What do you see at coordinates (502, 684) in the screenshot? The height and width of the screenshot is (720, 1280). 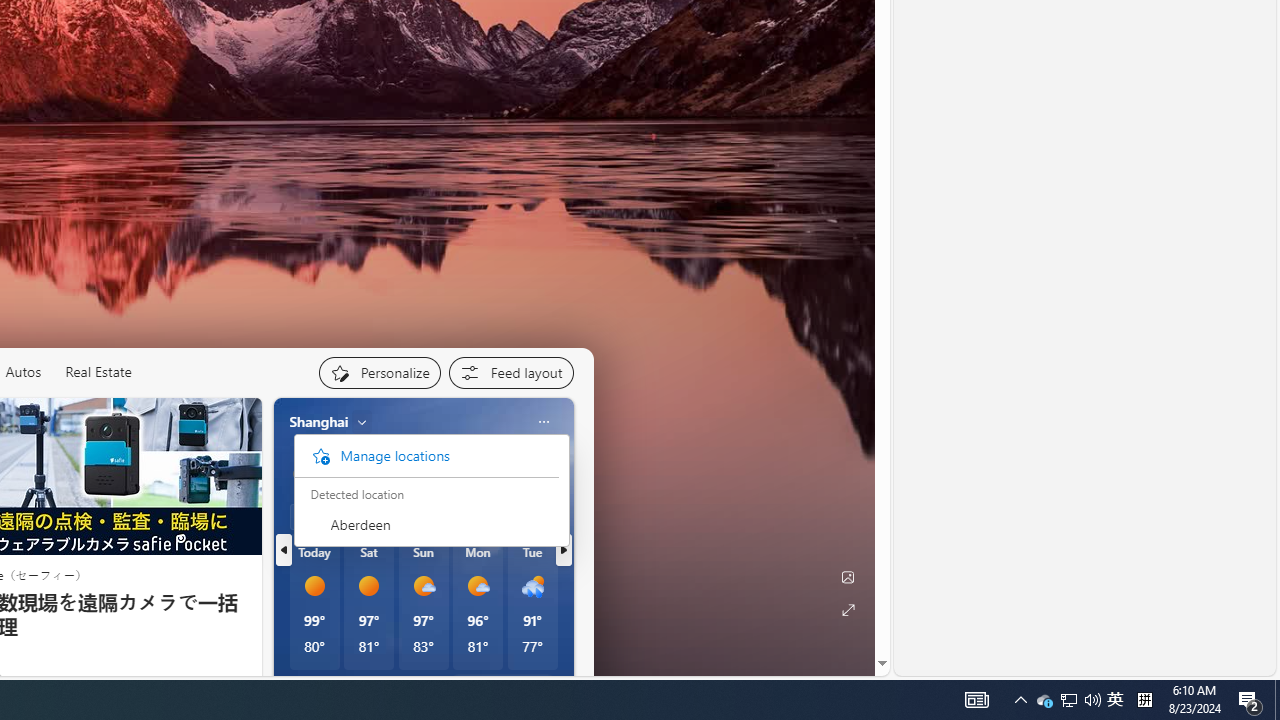 I see `'See full forecast'` at bounding box center [502, 684].